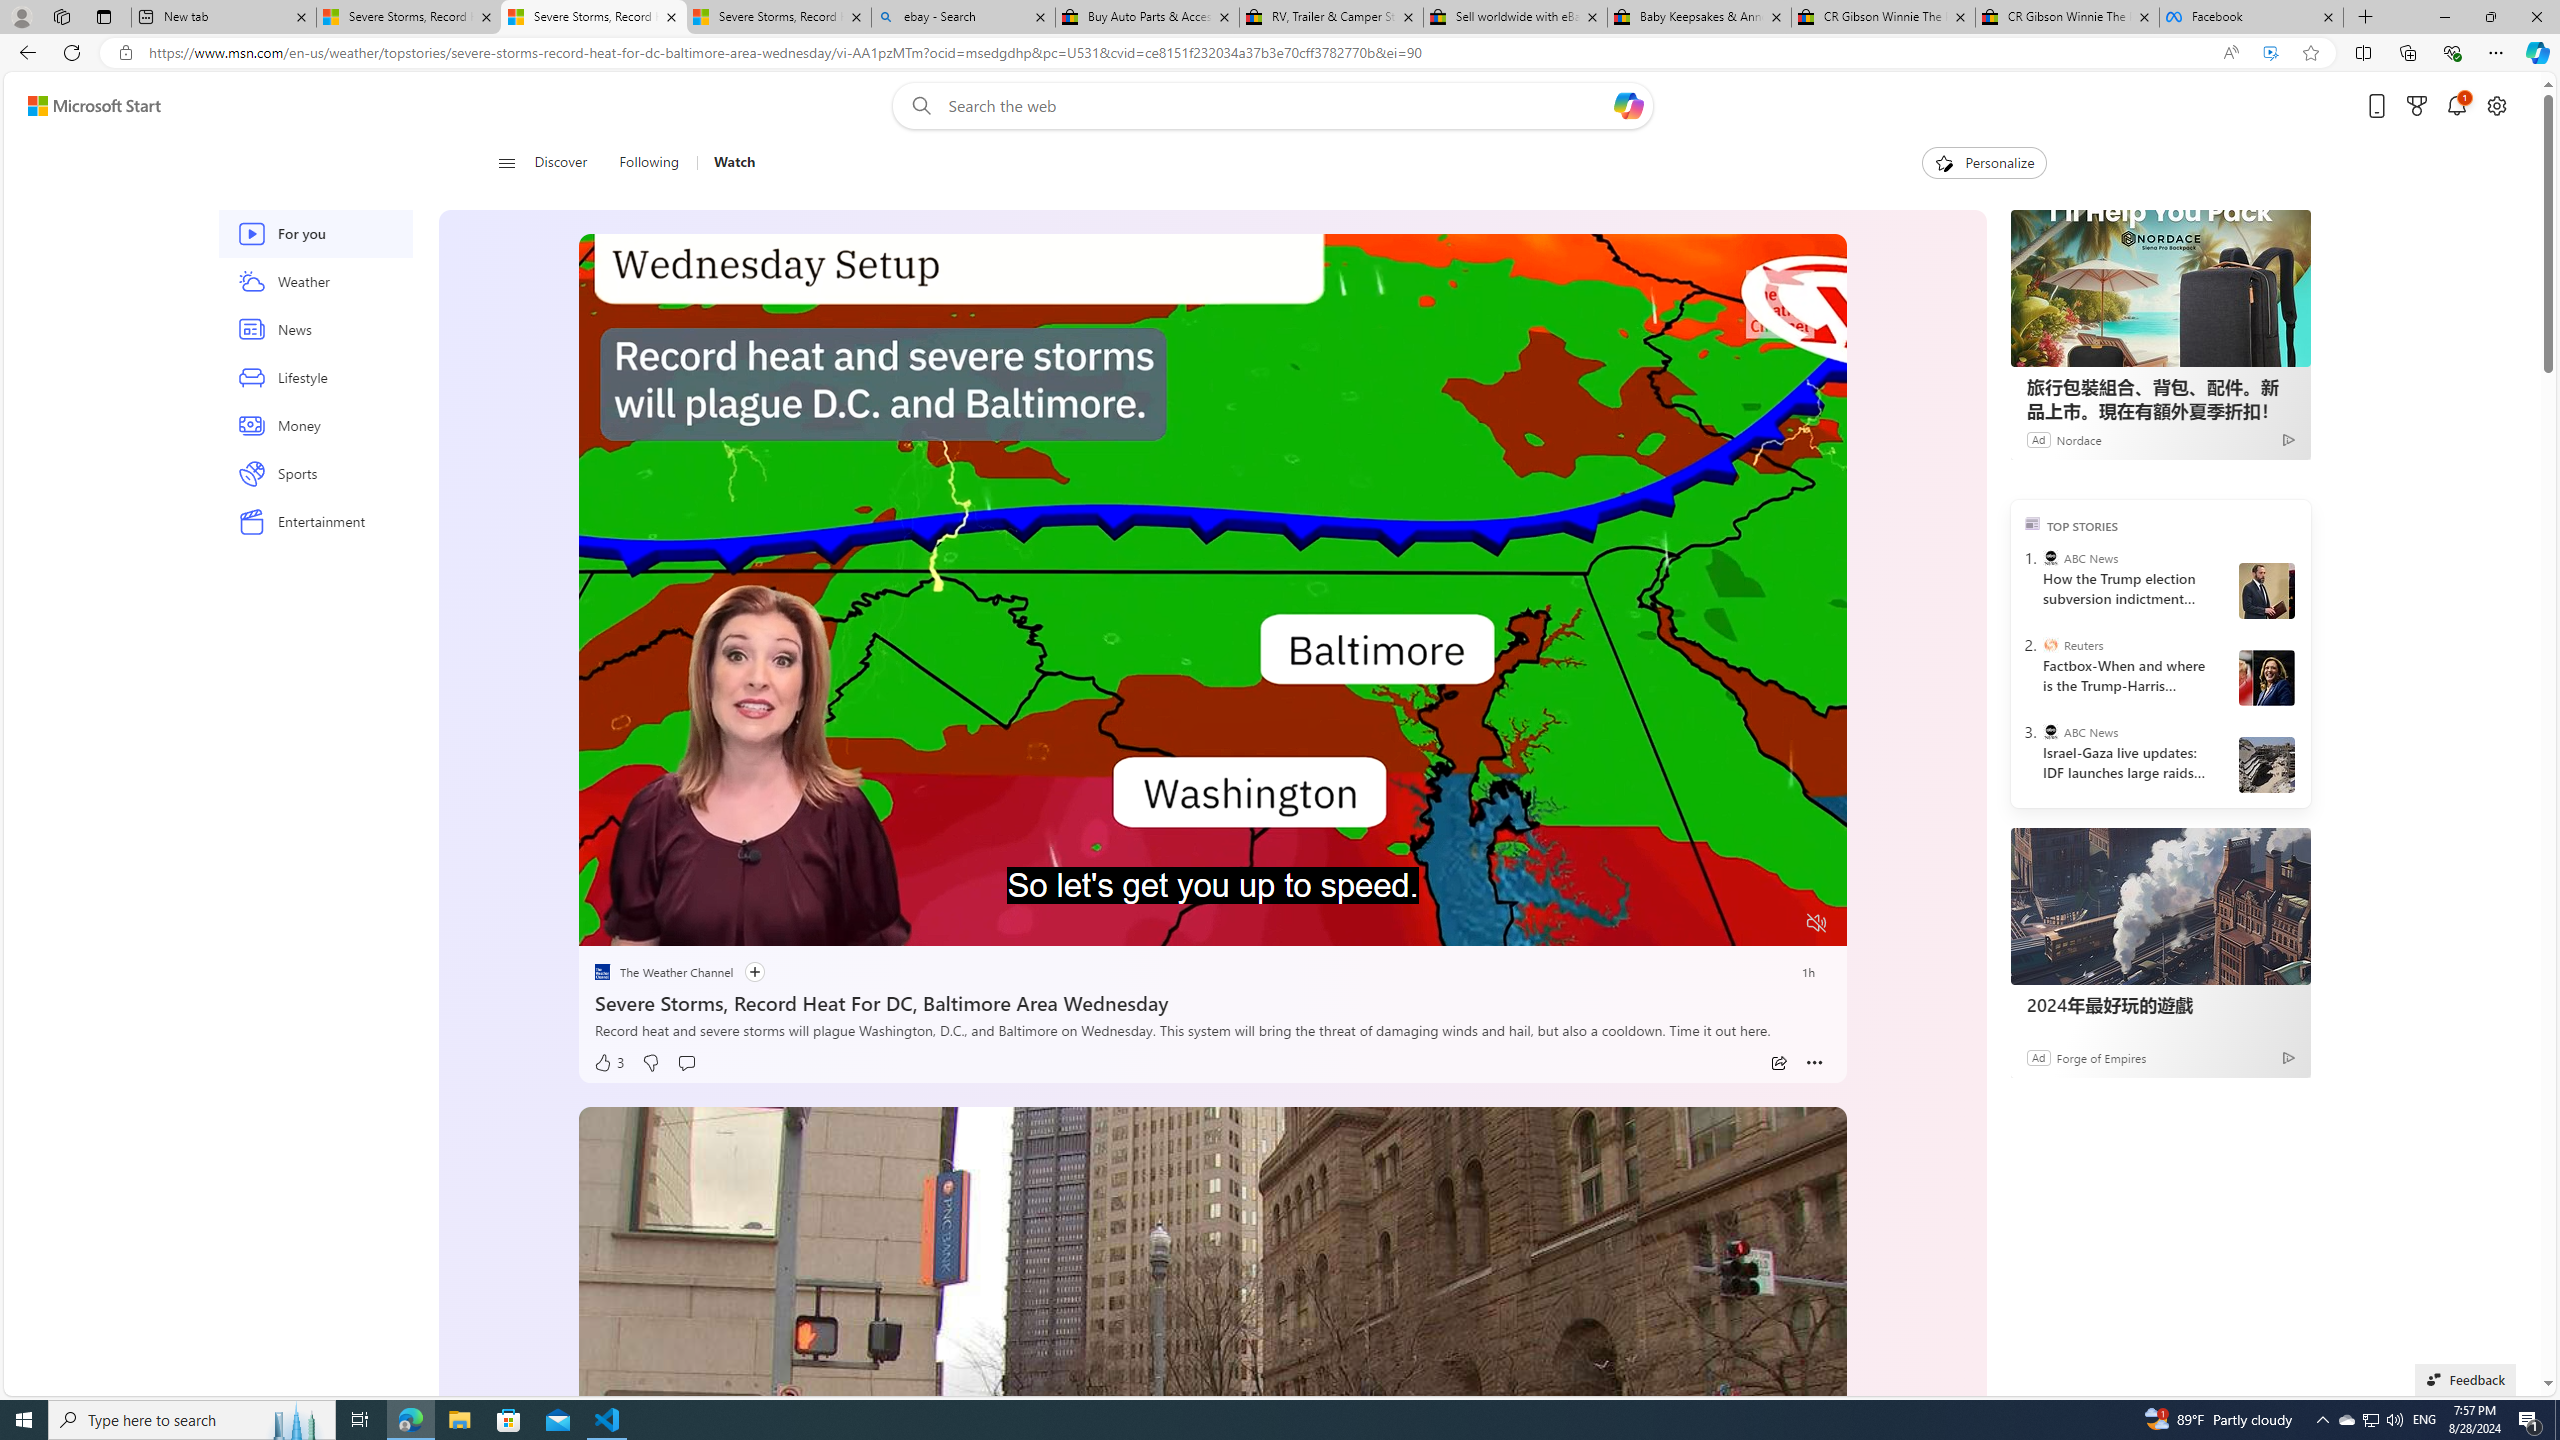 The width and height of the screenshot is (2560, 1440). What do you see at coordinates (1276, 104) in the screenshot?
I see `'Enter your search term'` at bounding box center [1276, 104].